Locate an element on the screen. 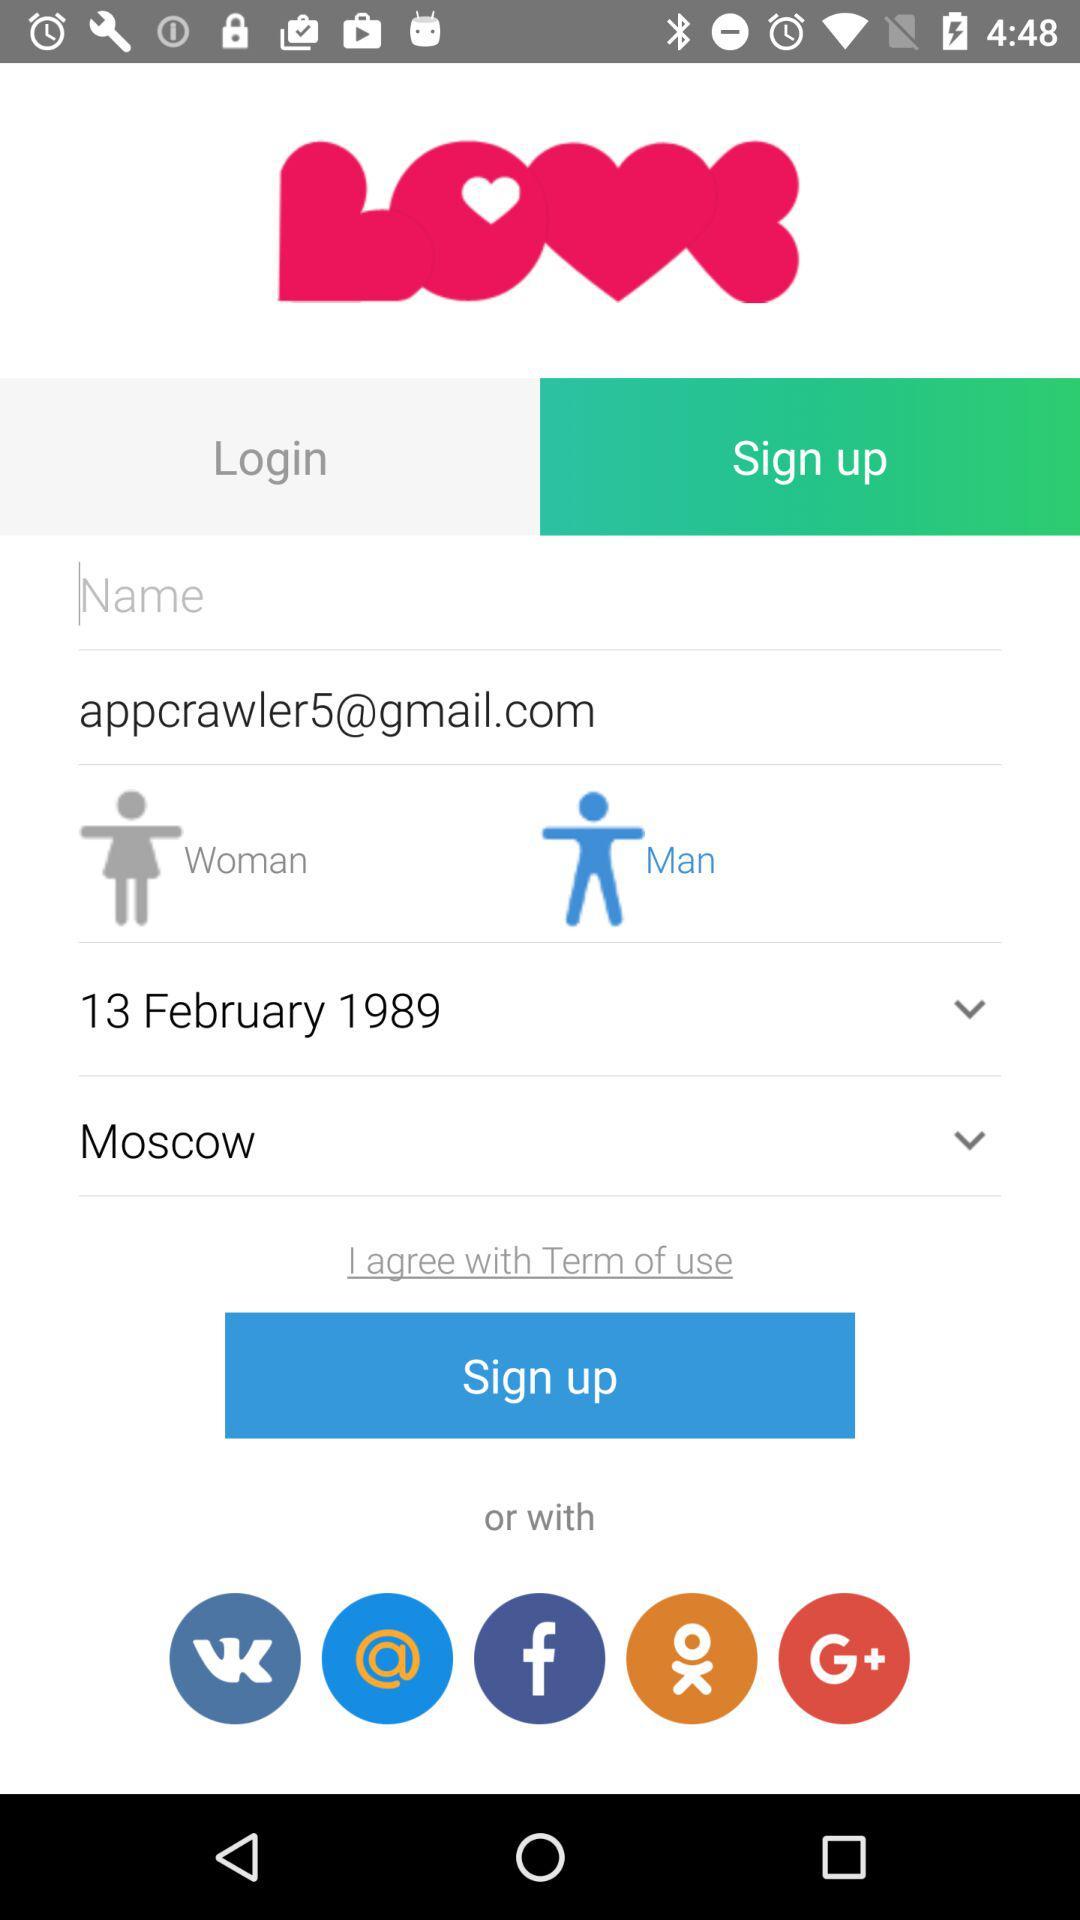 The width and height of the screenshot is (1080, 1920). facebook is located at coordinates (538, 1658).